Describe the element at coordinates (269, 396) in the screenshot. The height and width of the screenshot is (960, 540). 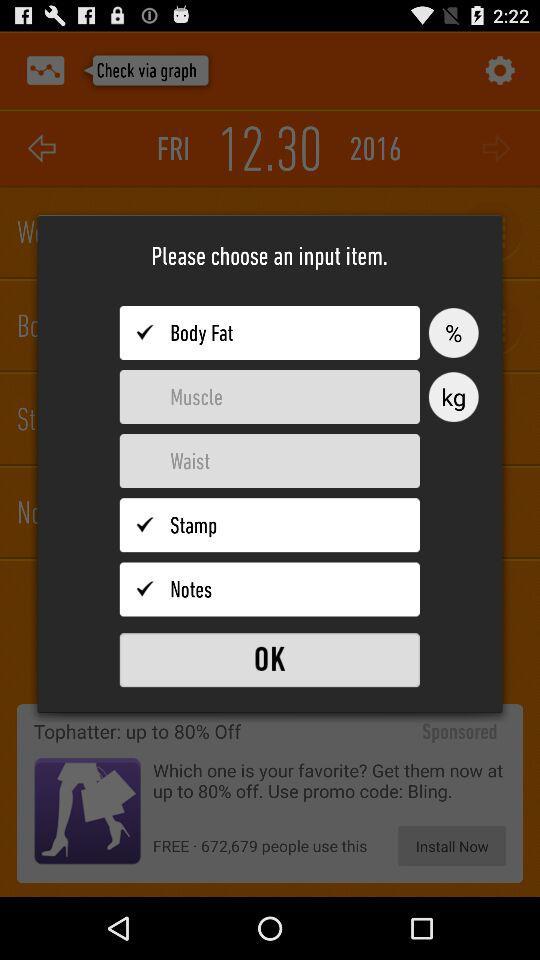
I see `choose muscle` at that location.